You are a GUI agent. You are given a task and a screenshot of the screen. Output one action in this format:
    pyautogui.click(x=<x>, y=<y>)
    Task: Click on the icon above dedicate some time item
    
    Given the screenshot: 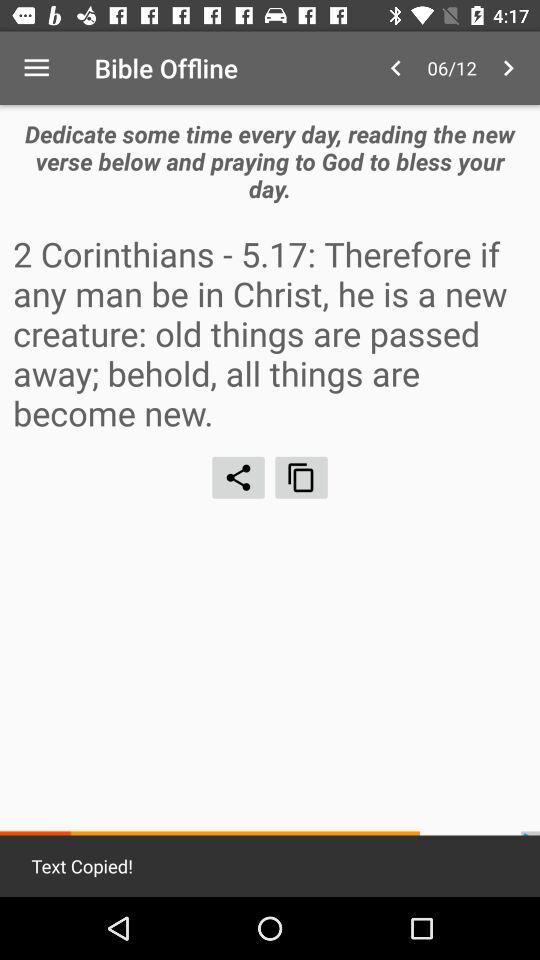 What is the action you would take?
    pyautogui.click(x=508, y=68)
    